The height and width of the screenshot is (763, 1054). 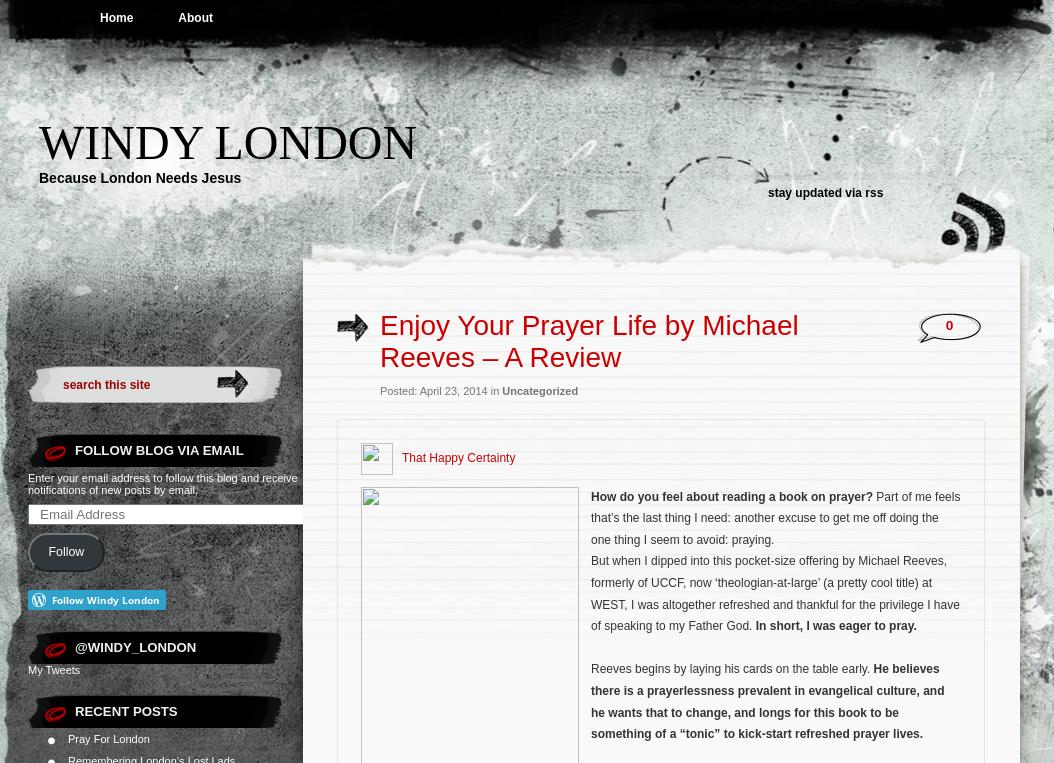 What do you see at coordinates (28, 482) in the screenshot?
I see `'Enter your email address to follow this blog and receive notifications of new posts by email.'` at bounding box center [28, 482].